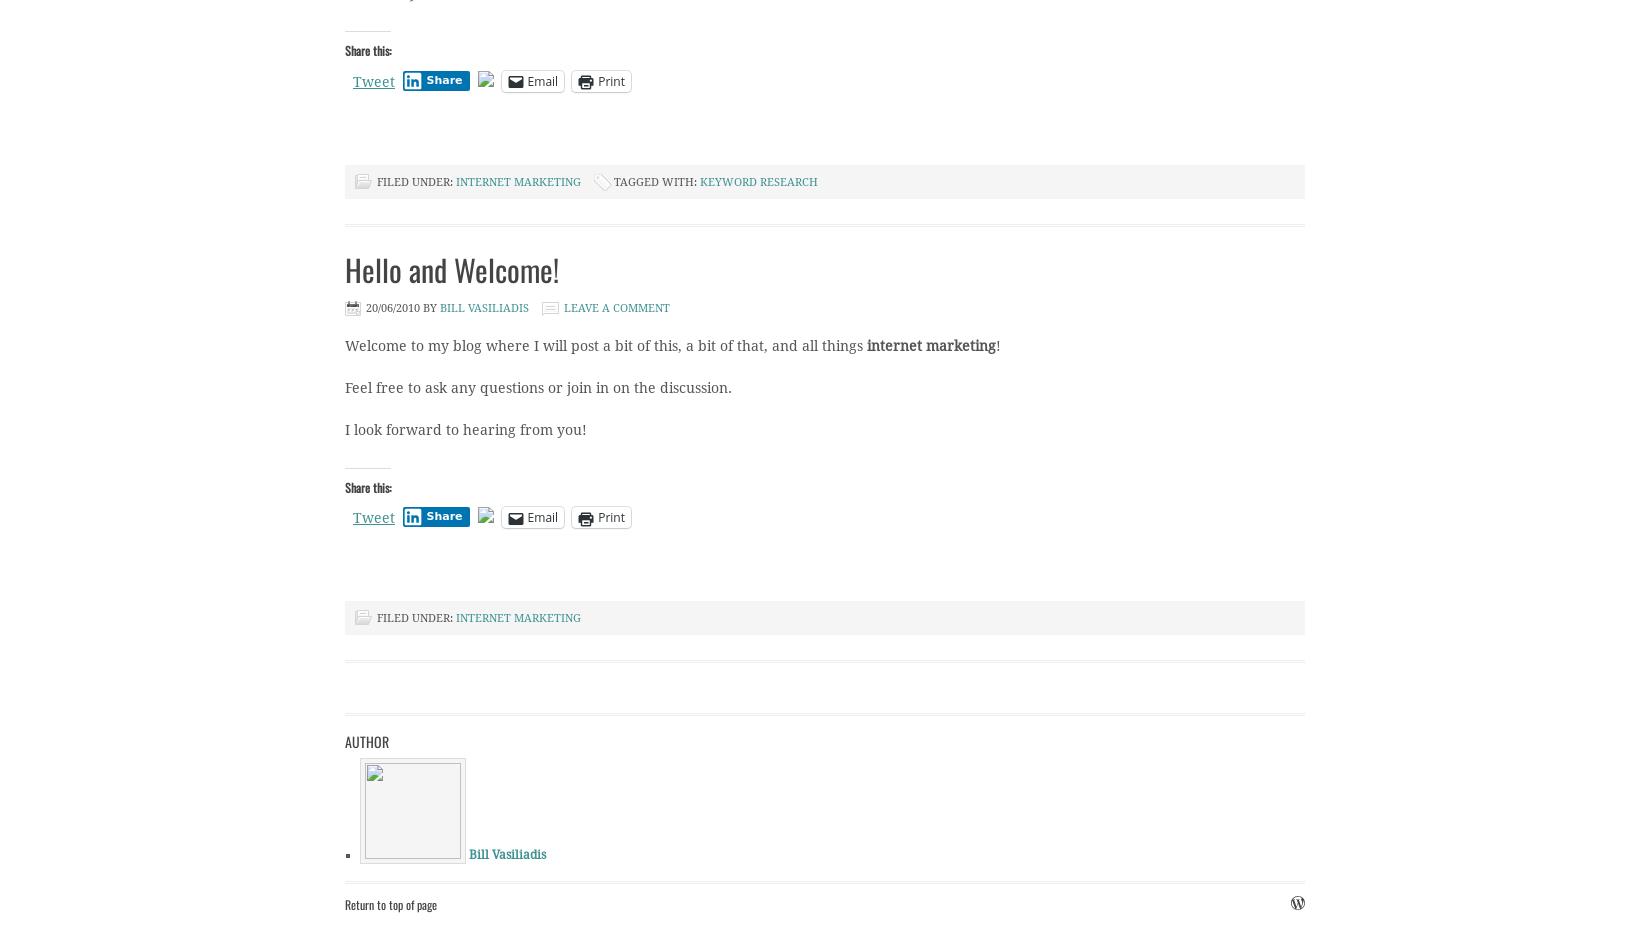  Describe the element at coordinates (464, 428) in the screenshot. I see `'I look forward to hearing from you!'` at that location.